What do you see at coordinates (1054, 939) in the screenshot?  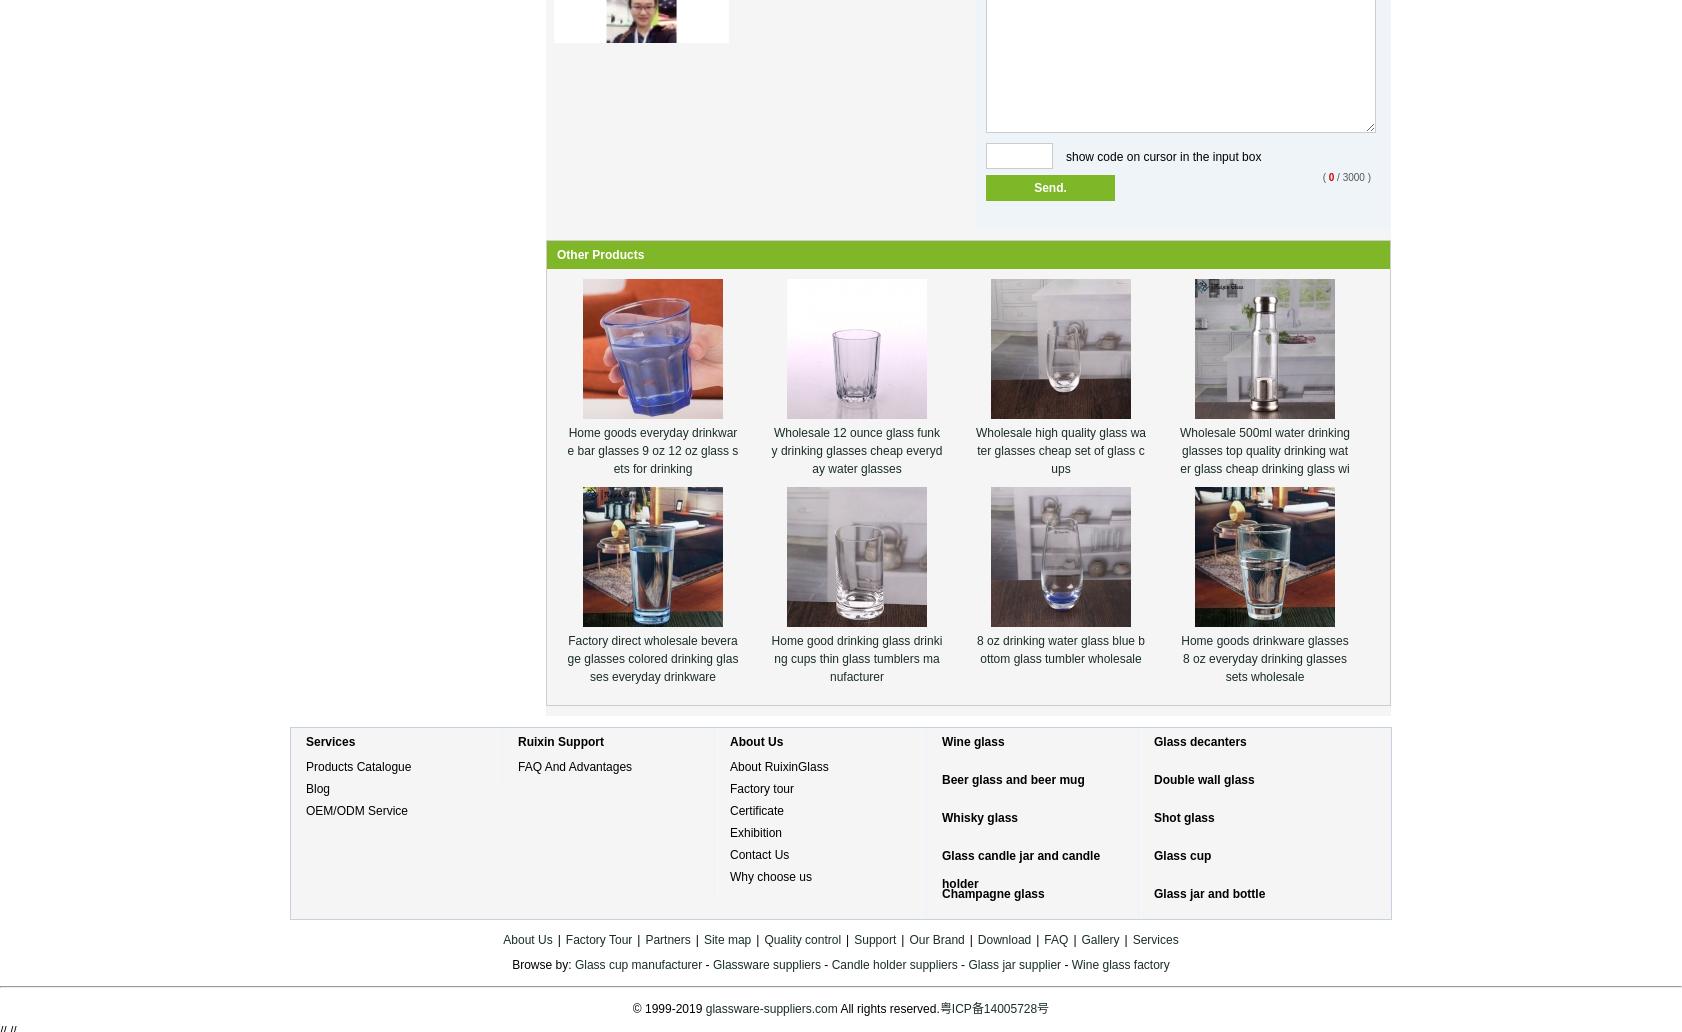 I see `'FAQ'` at bounding box center [1054, 939].